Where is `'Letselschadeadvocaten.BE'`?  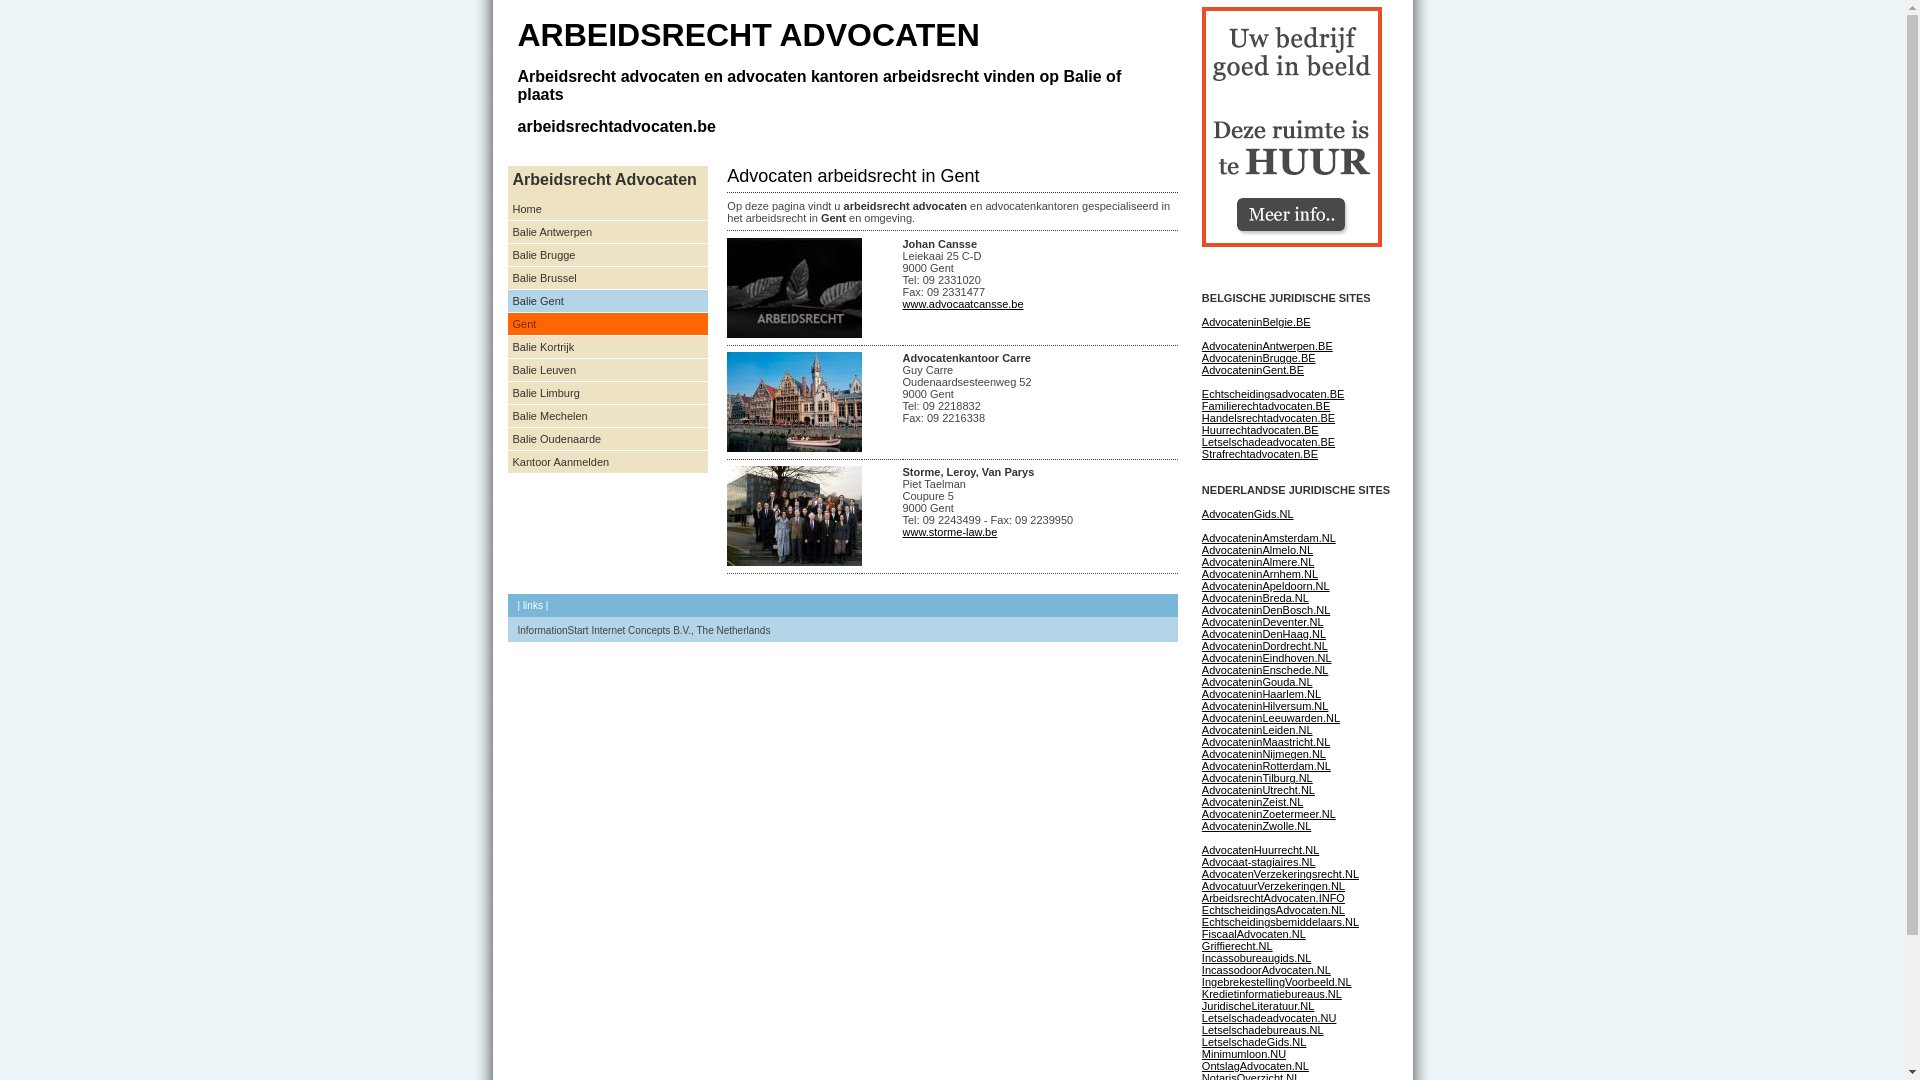 'Letselschadeadvocaten.BE' is located at coordinates (1200, 441).